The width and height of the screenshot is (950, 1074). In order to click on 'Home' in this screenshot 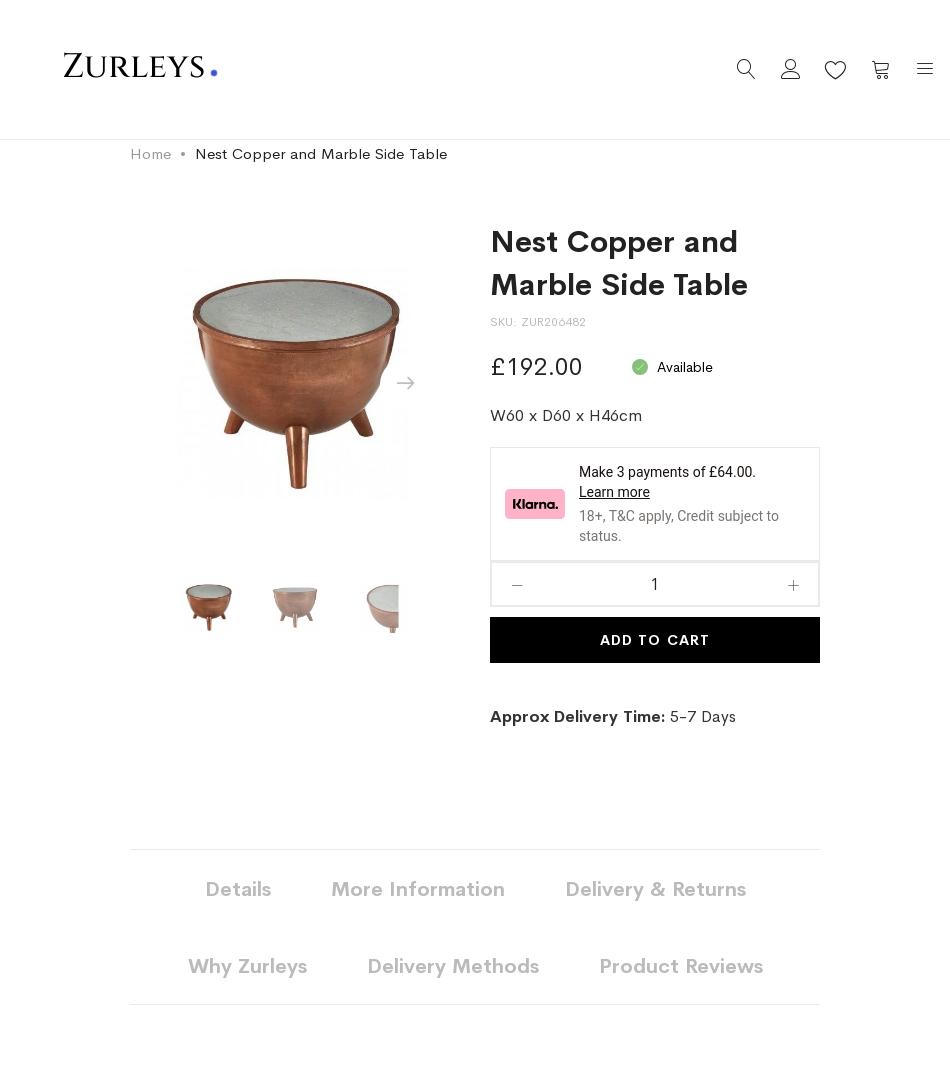, I will do `click(150, 152)`.